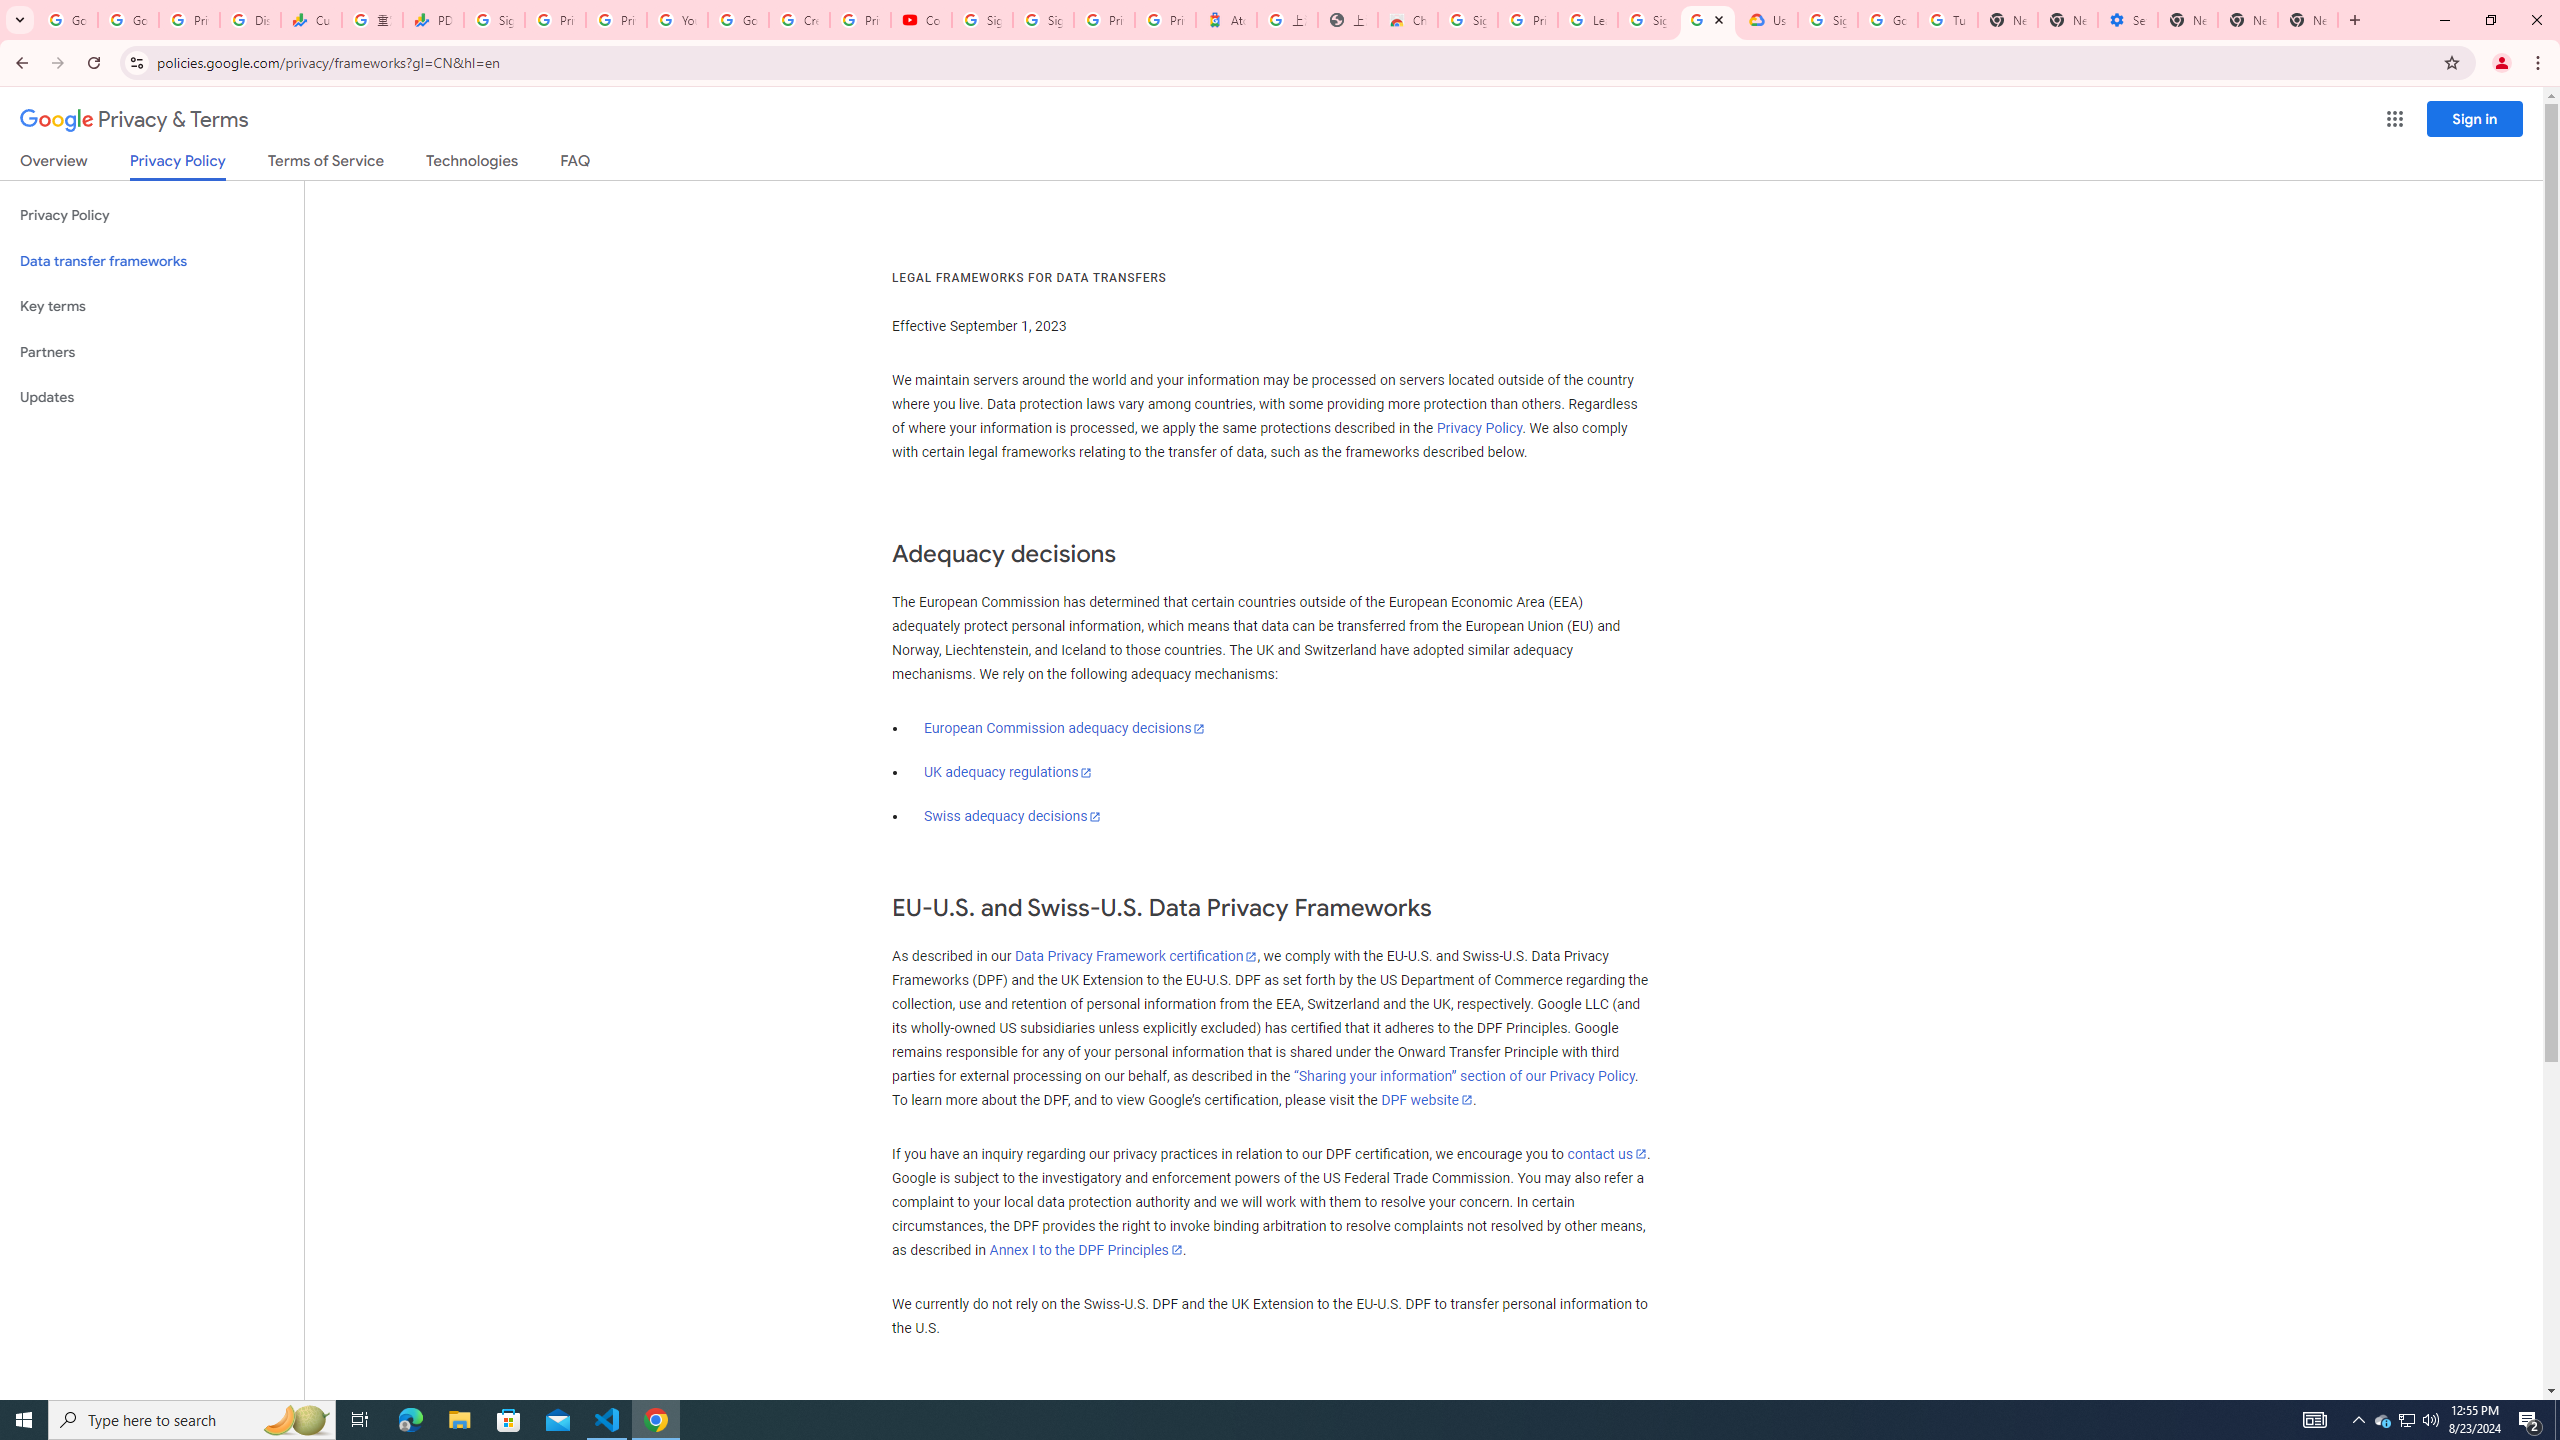  I want to click on 'Settings - Addresses and more', so click(2127, 19).